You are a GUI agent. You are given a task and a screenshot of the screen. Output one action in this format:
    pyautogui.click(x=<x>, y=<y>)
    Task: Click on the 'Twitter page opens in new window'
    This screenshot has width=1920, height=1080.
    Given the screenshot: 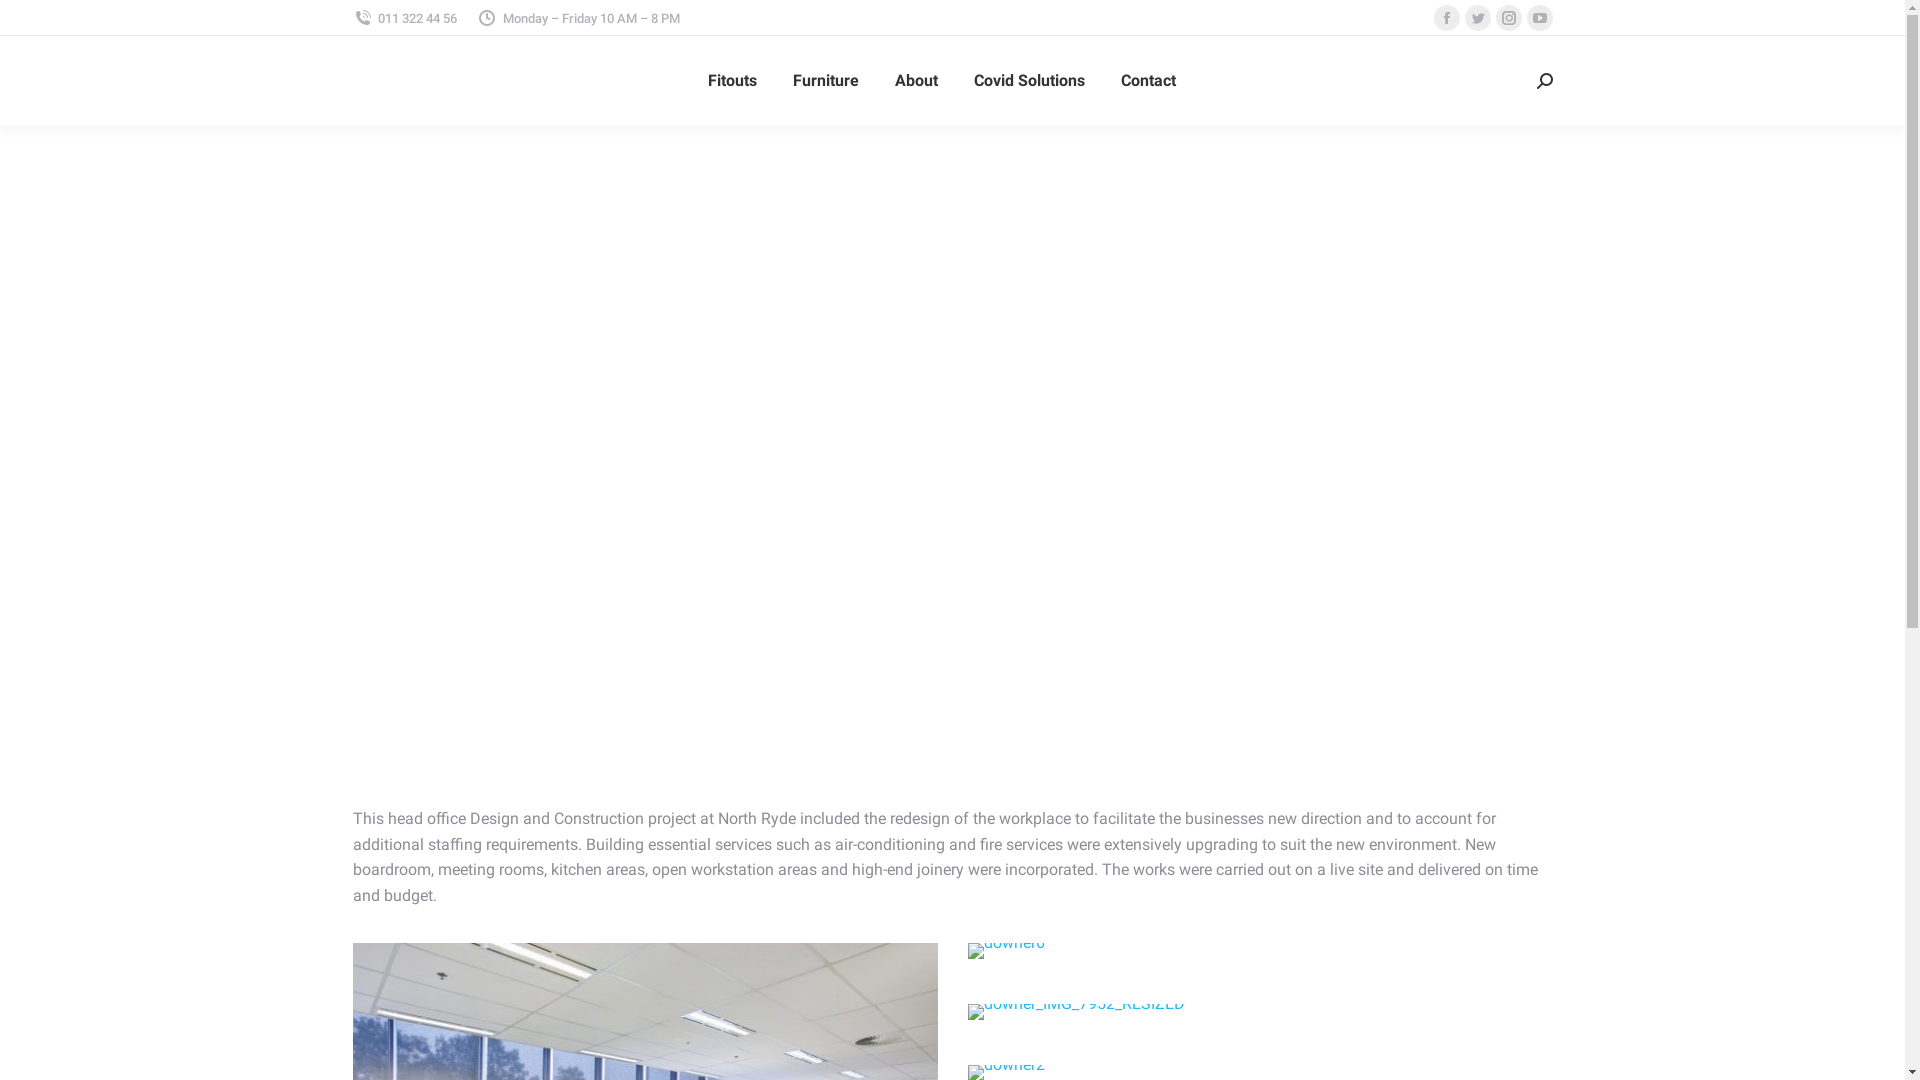 What is the action you would take?
    pyautogui.click(x=1477, y=18)
    